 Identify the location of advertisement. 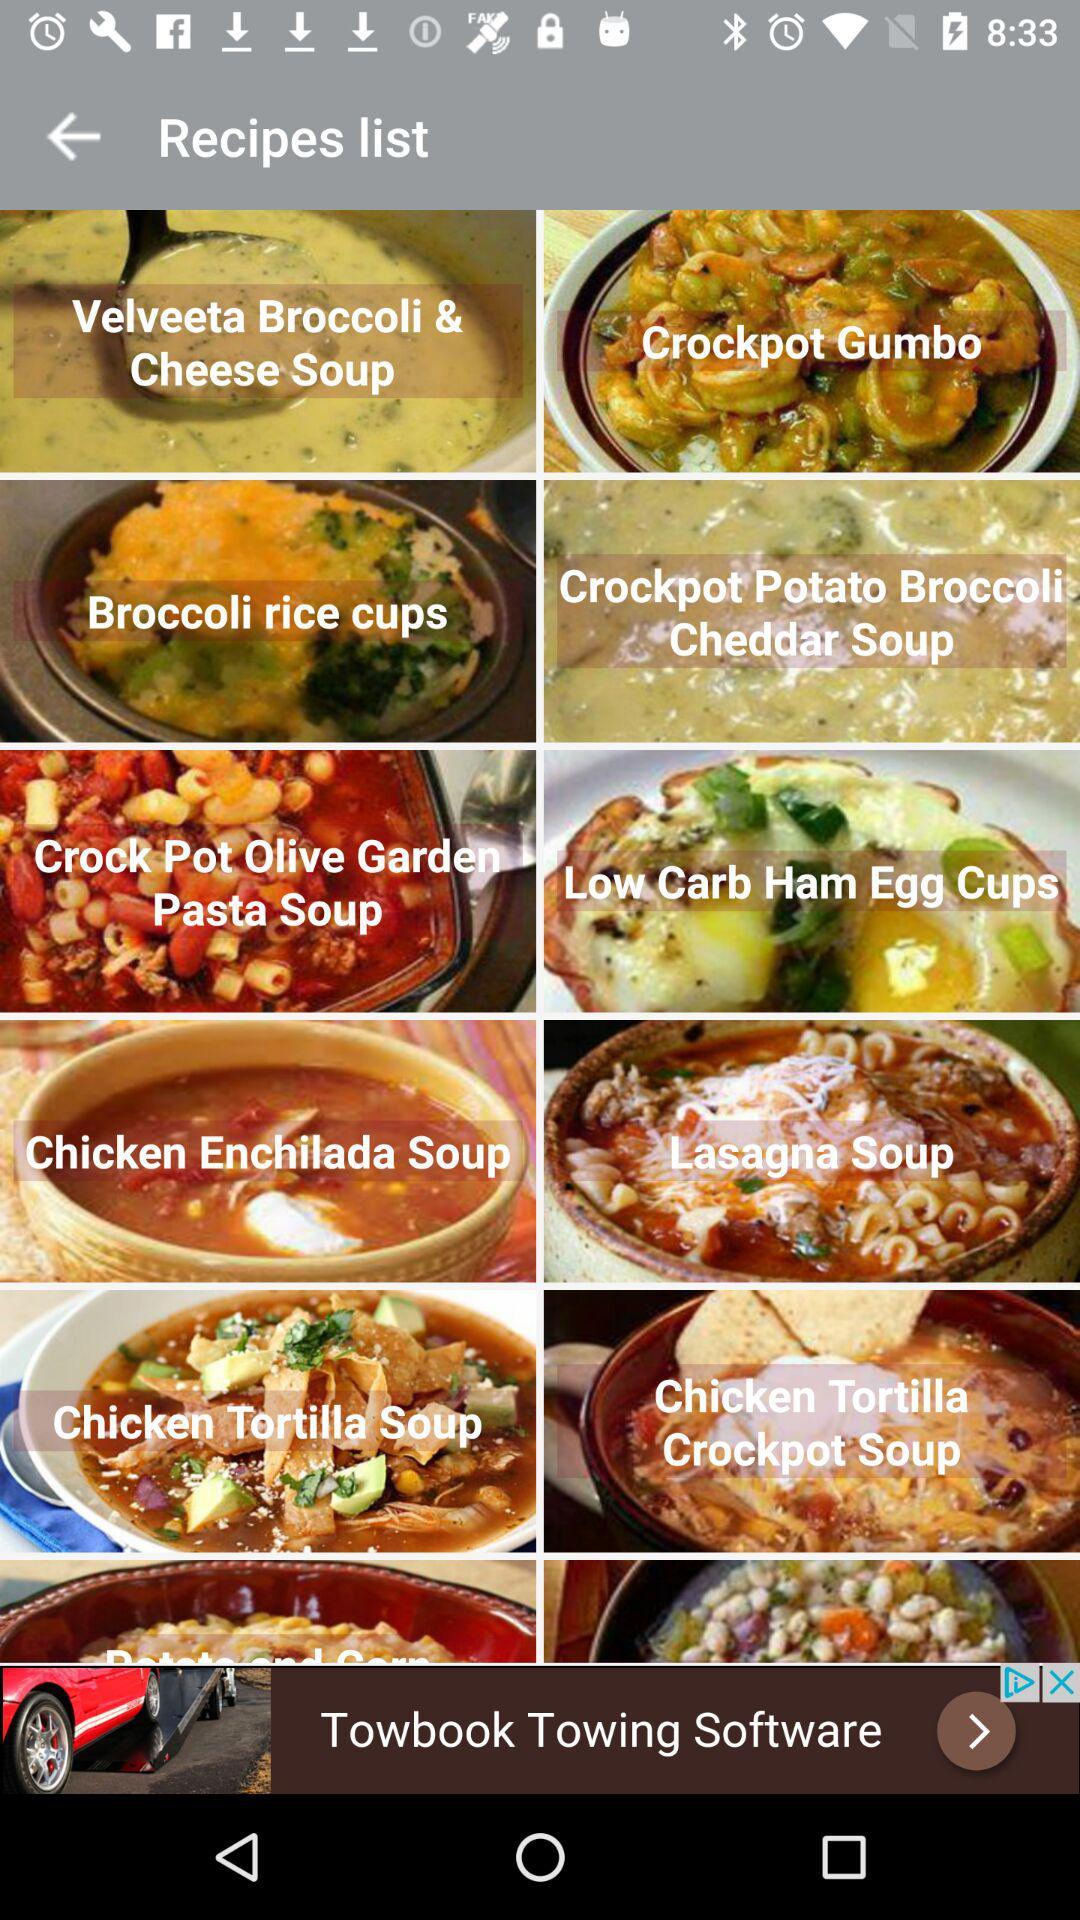
(540, 1727).